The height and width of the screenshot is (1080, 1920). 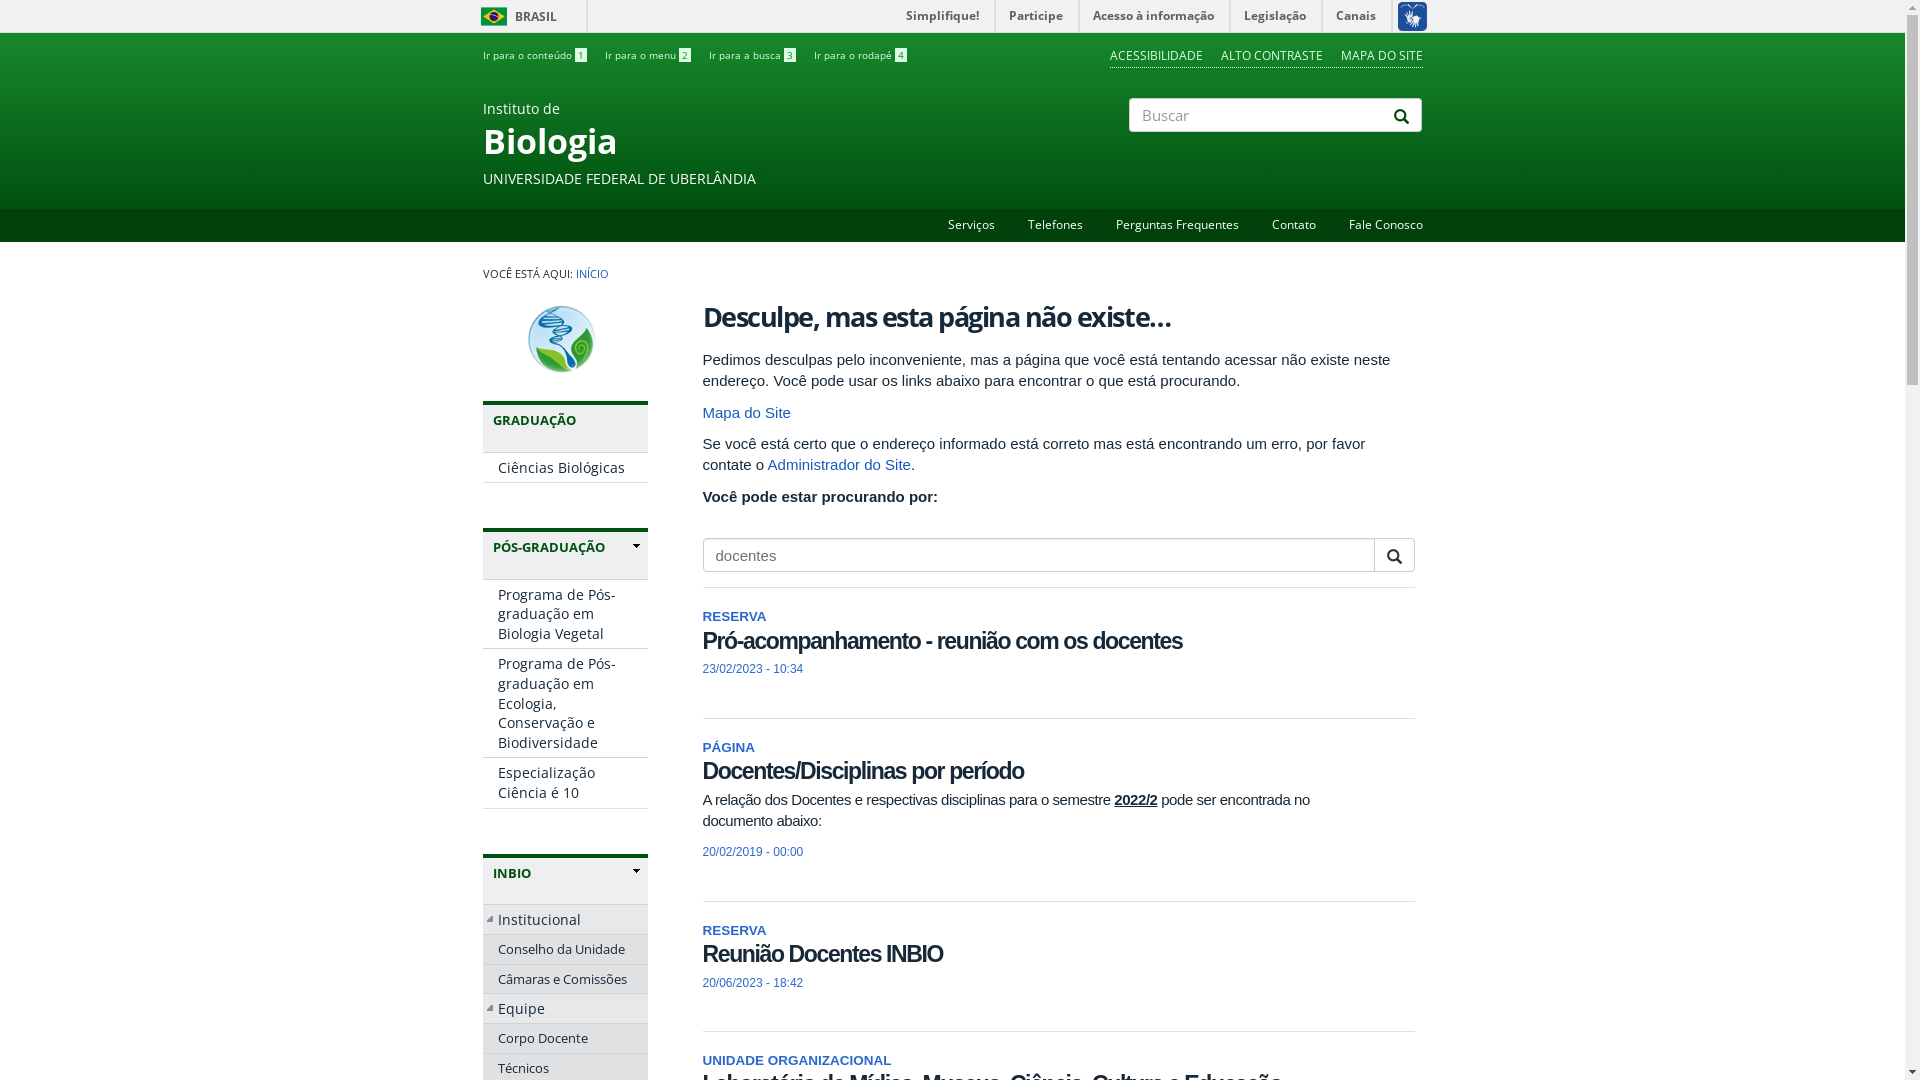 I want to click on 'Conselho da Unidade', so click(x=563, y=947).